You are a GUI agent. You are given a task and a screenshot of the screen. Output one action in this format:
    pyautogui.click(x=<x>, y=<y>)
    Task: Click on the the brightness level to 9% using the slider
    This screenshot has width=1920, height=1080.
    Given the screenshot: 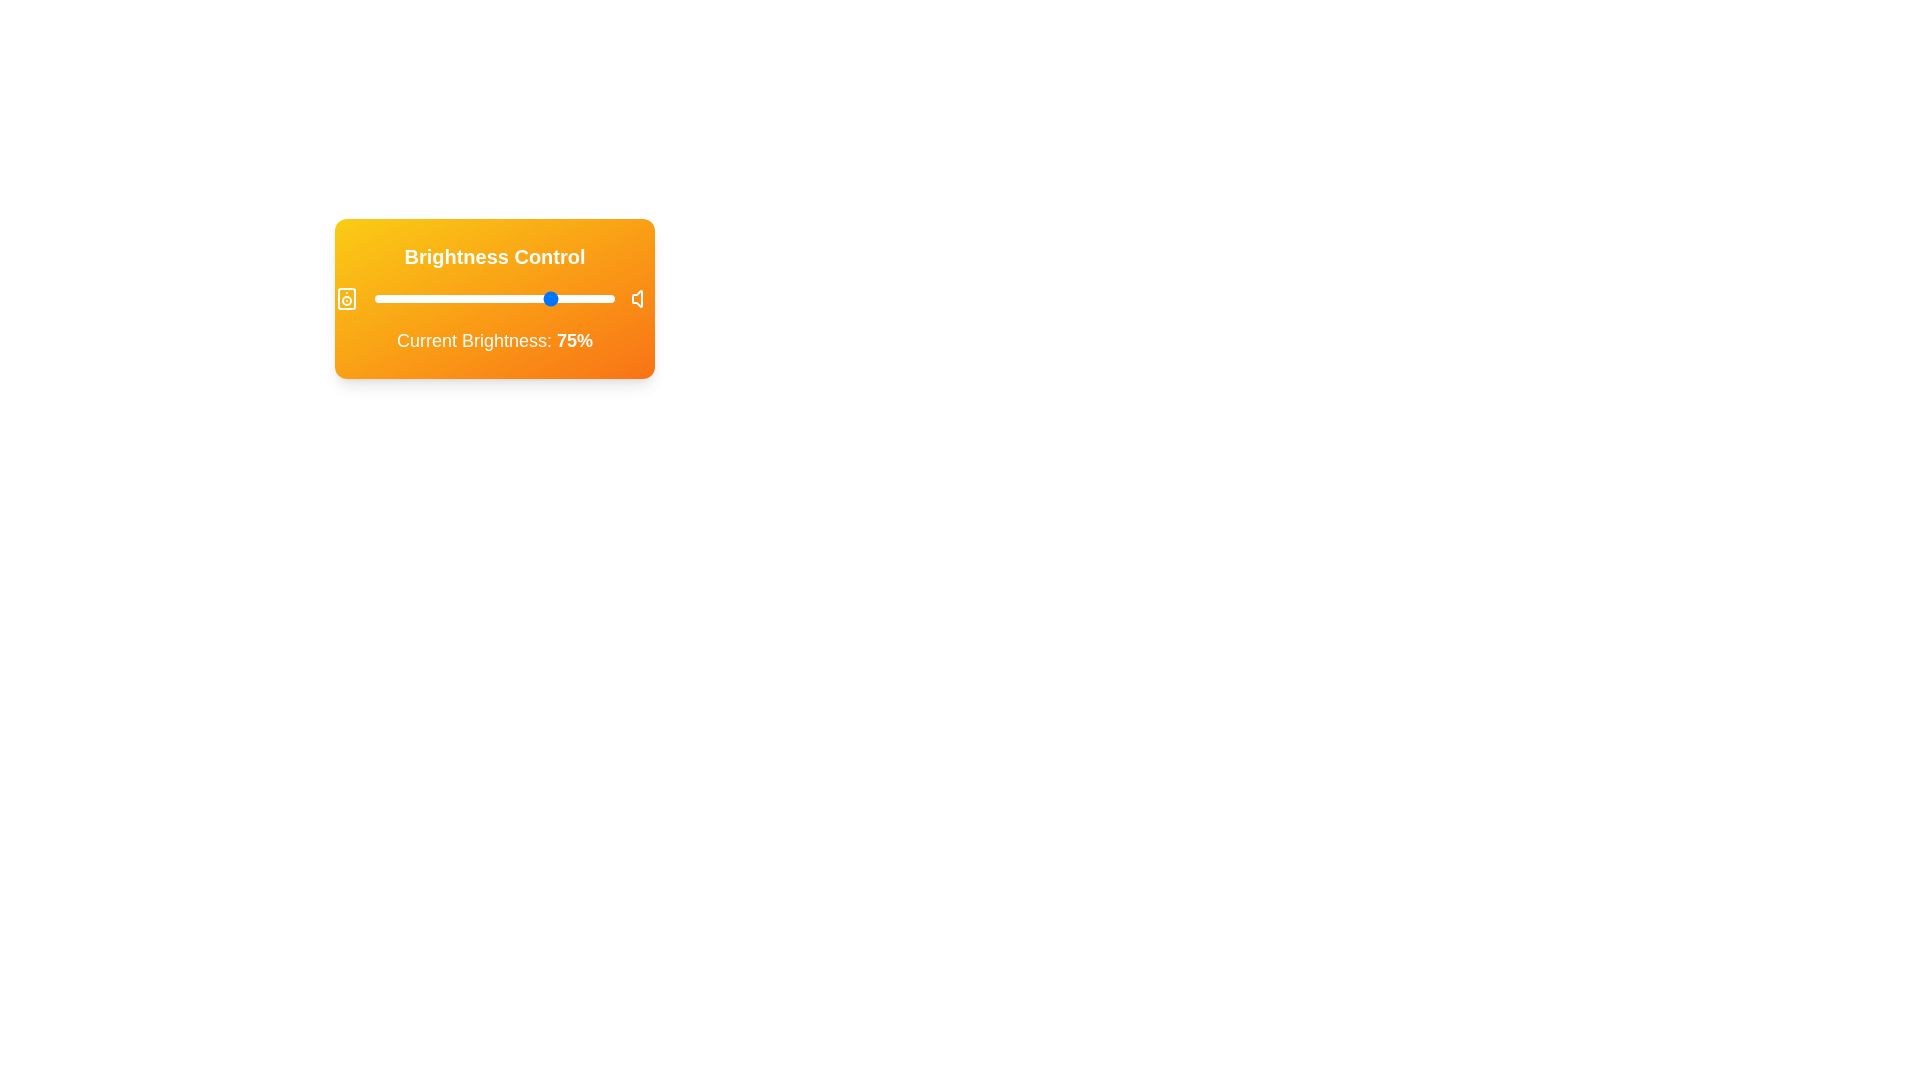 What is the action you would take?
    pyautogui.click(x=396, y=299)
    